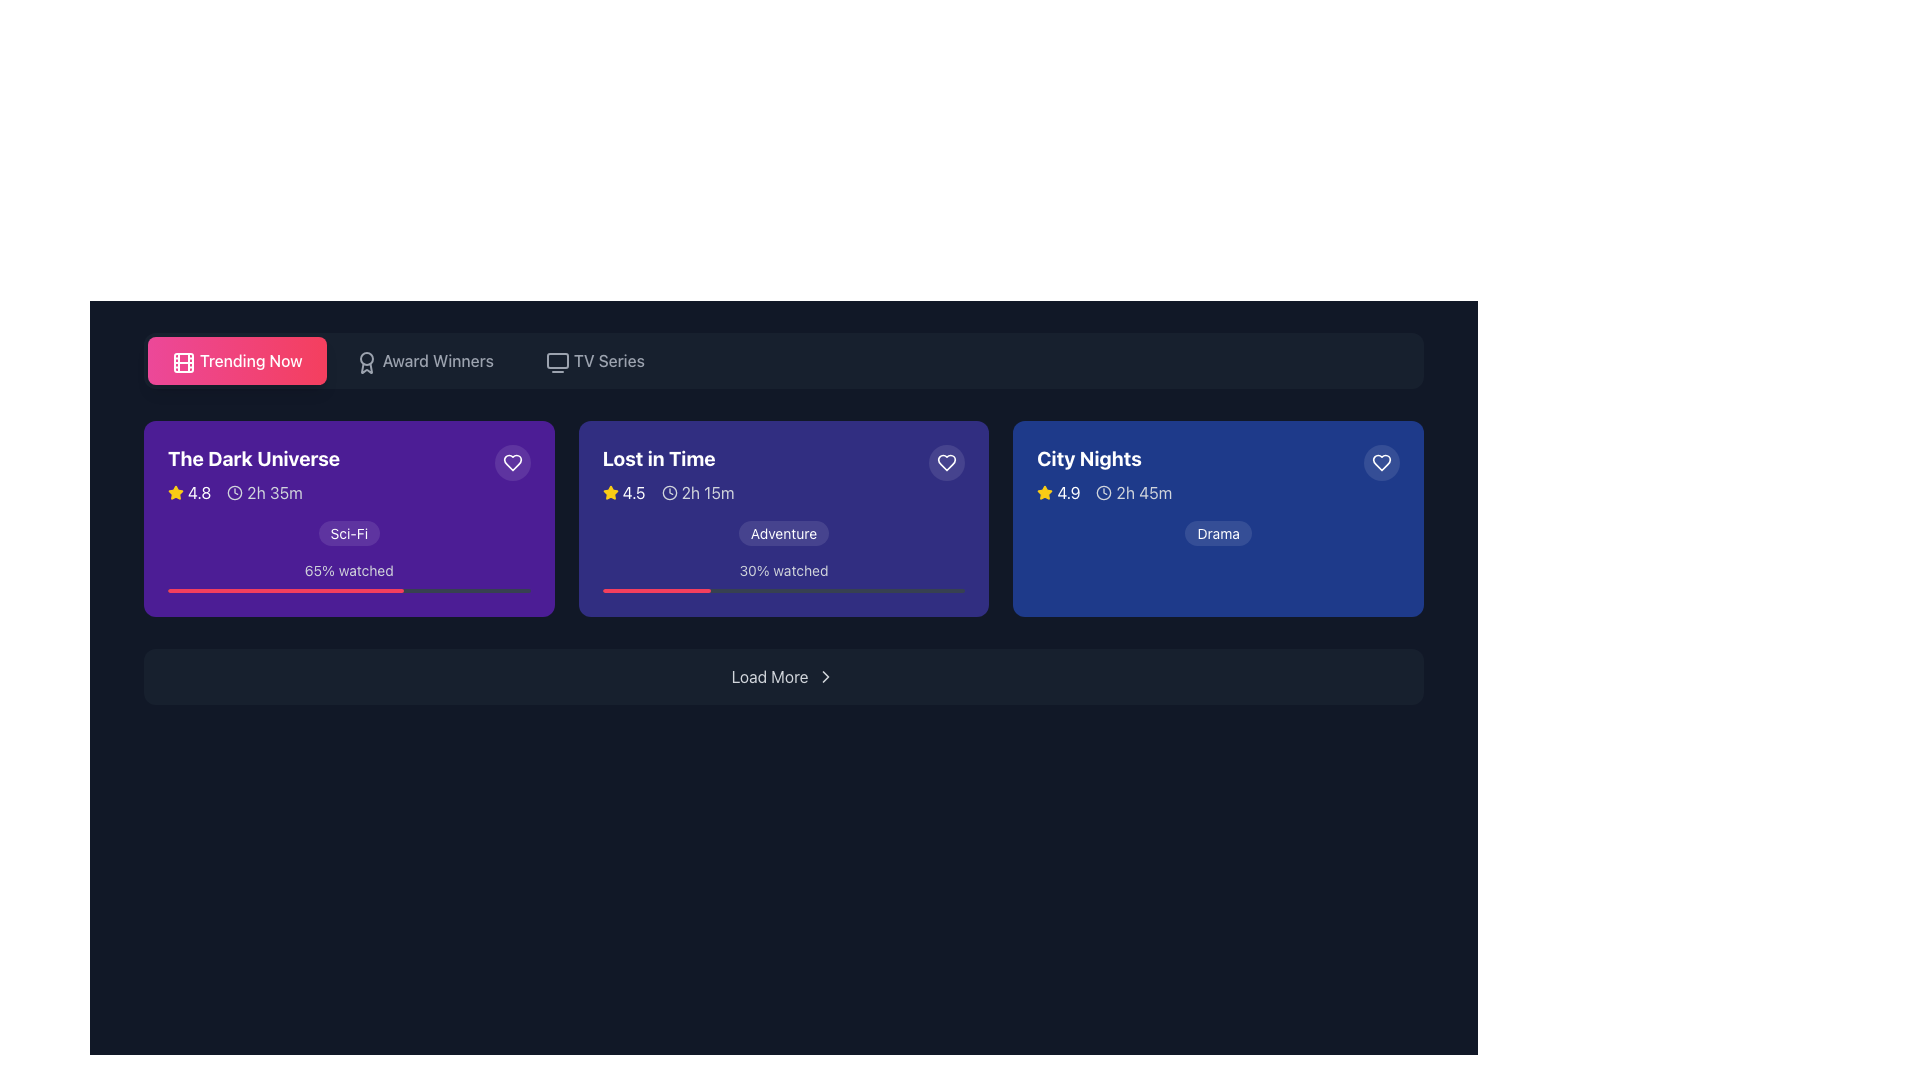 The height and width of the screenshot is (1080, 1920). Describe the element at coordinates (669, 493) in the screenshot. I see `the circular graphical clock icon located in the 'Lost in Time' card, which is positioned left of '2h 15m' and above 'Adventure'` at that location.